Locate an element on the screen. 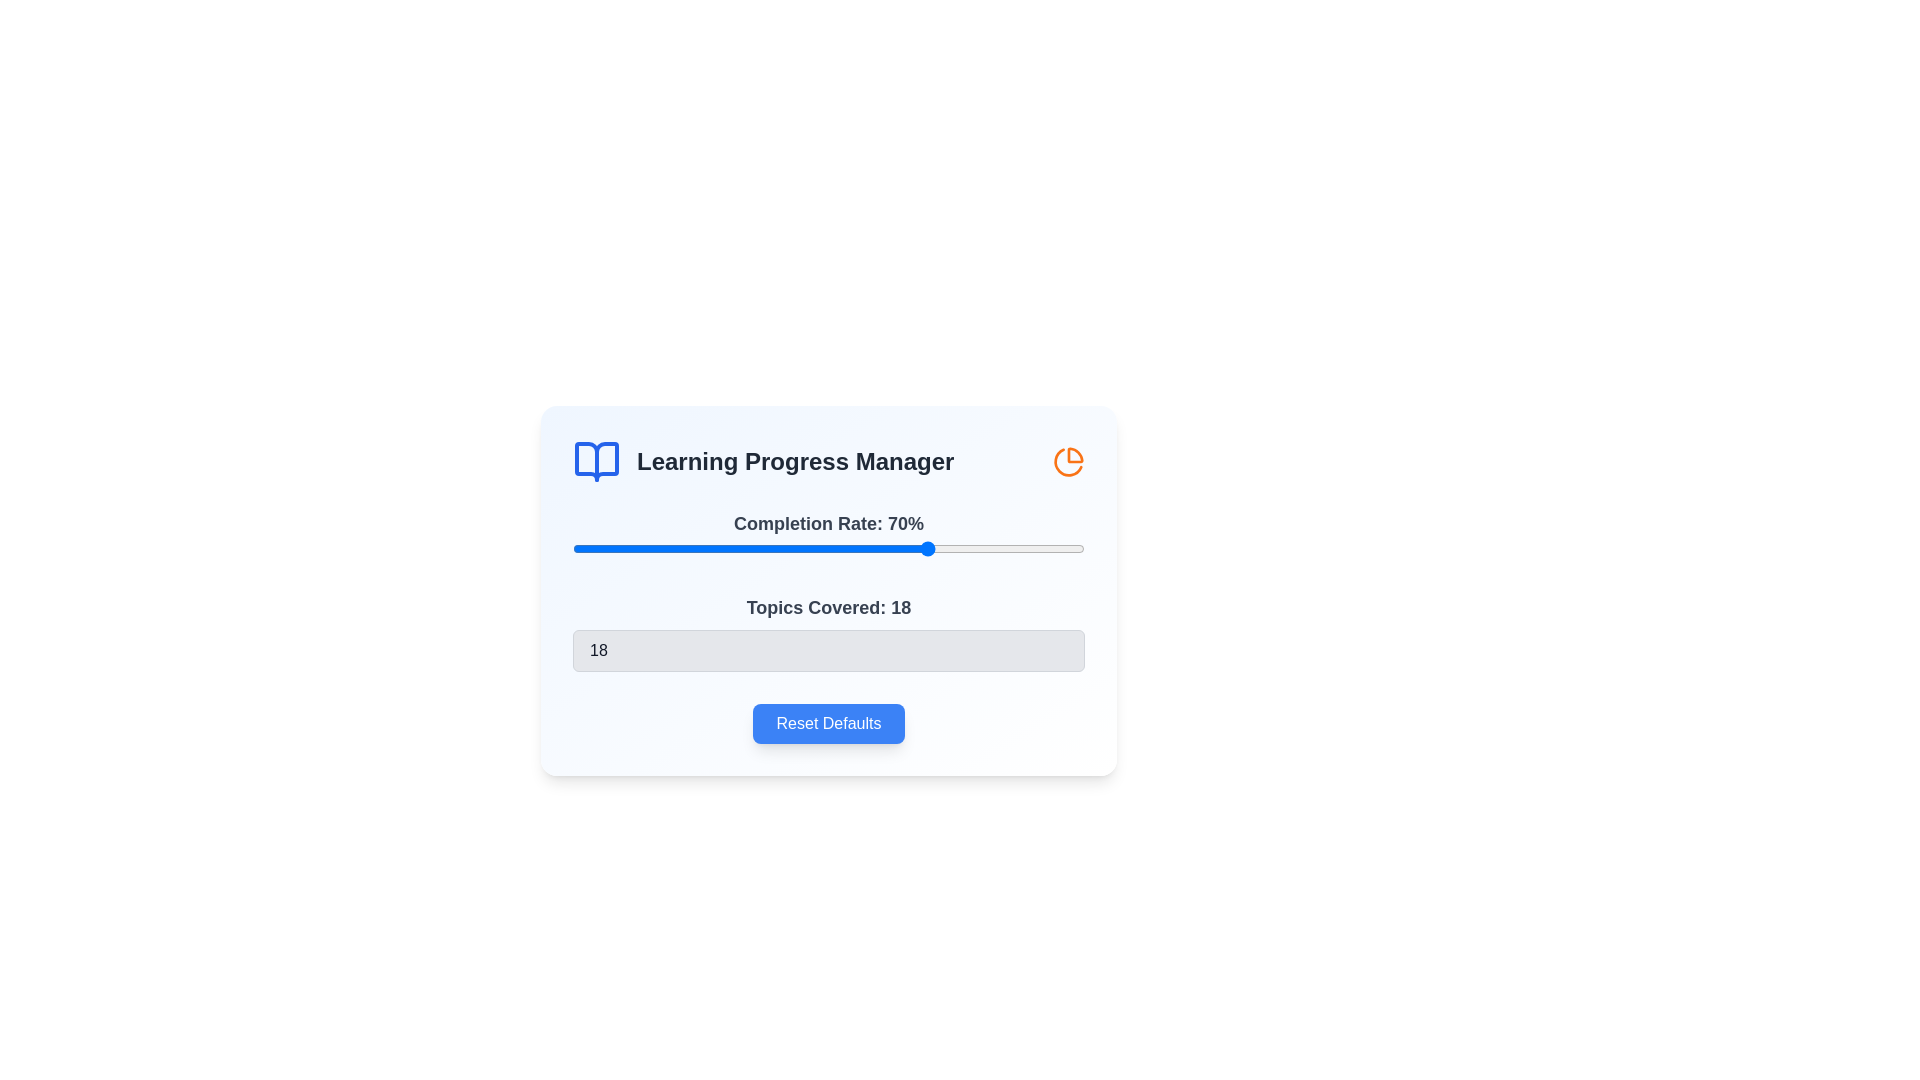 The image size is (1920, 1080). the completion rate slider to 80% is located at coordinates (982, 548).